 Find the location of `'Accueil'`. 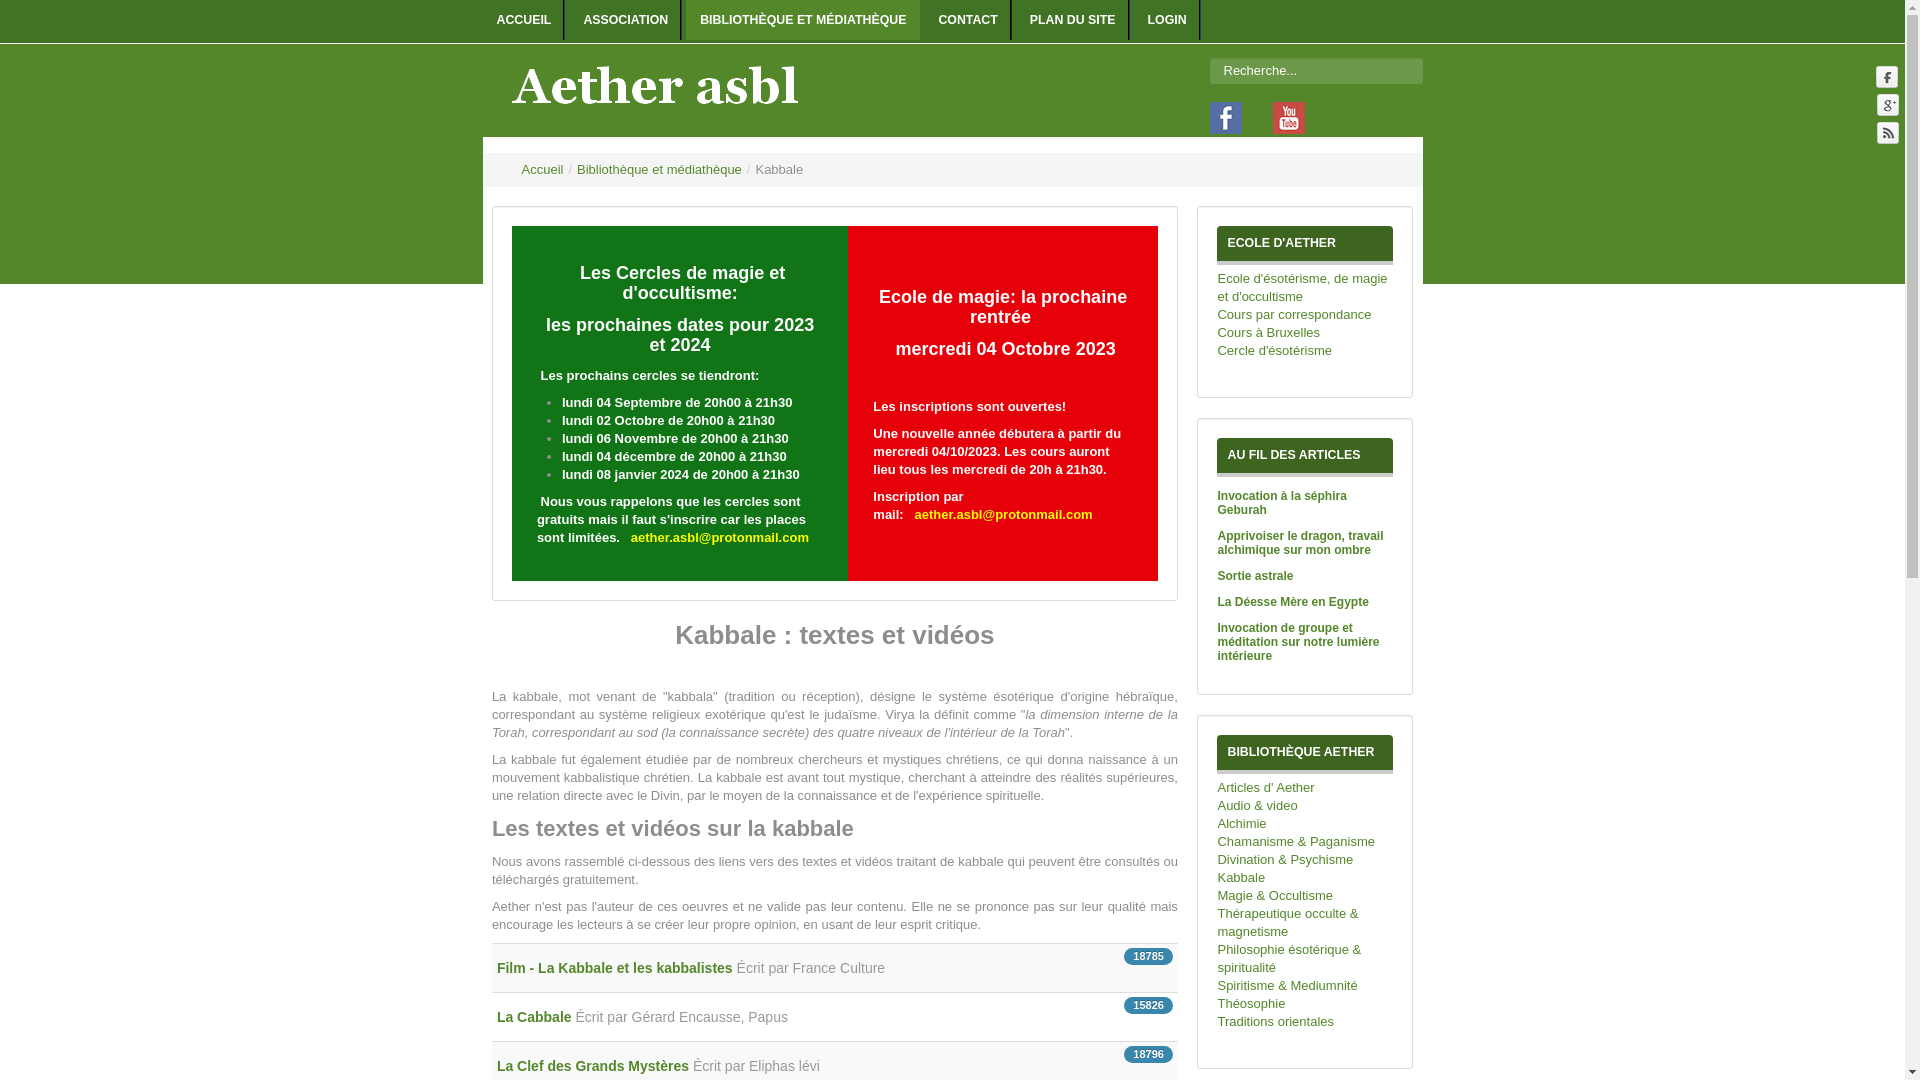

'Accueil' is located at coordinates (542, 168).